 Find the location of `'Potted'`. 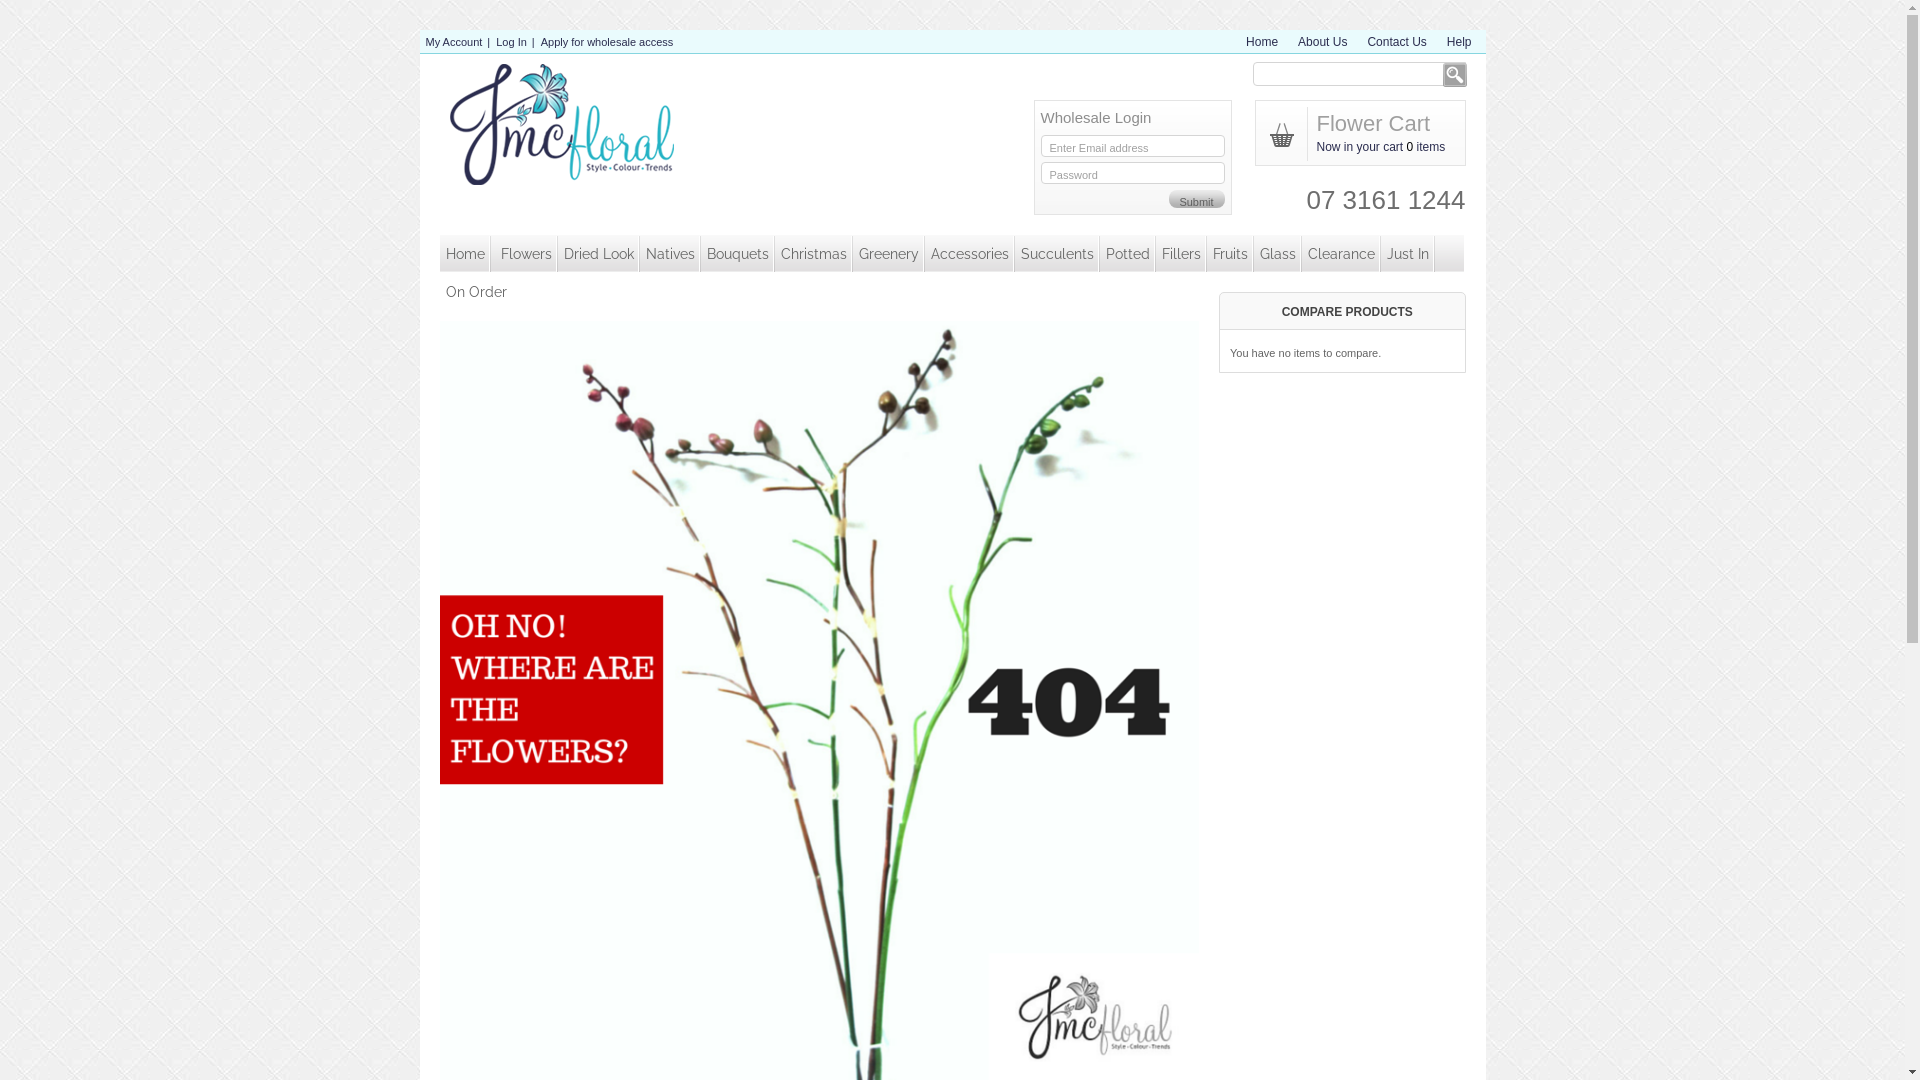

'Potted' is located at coordinates (1128, 253).